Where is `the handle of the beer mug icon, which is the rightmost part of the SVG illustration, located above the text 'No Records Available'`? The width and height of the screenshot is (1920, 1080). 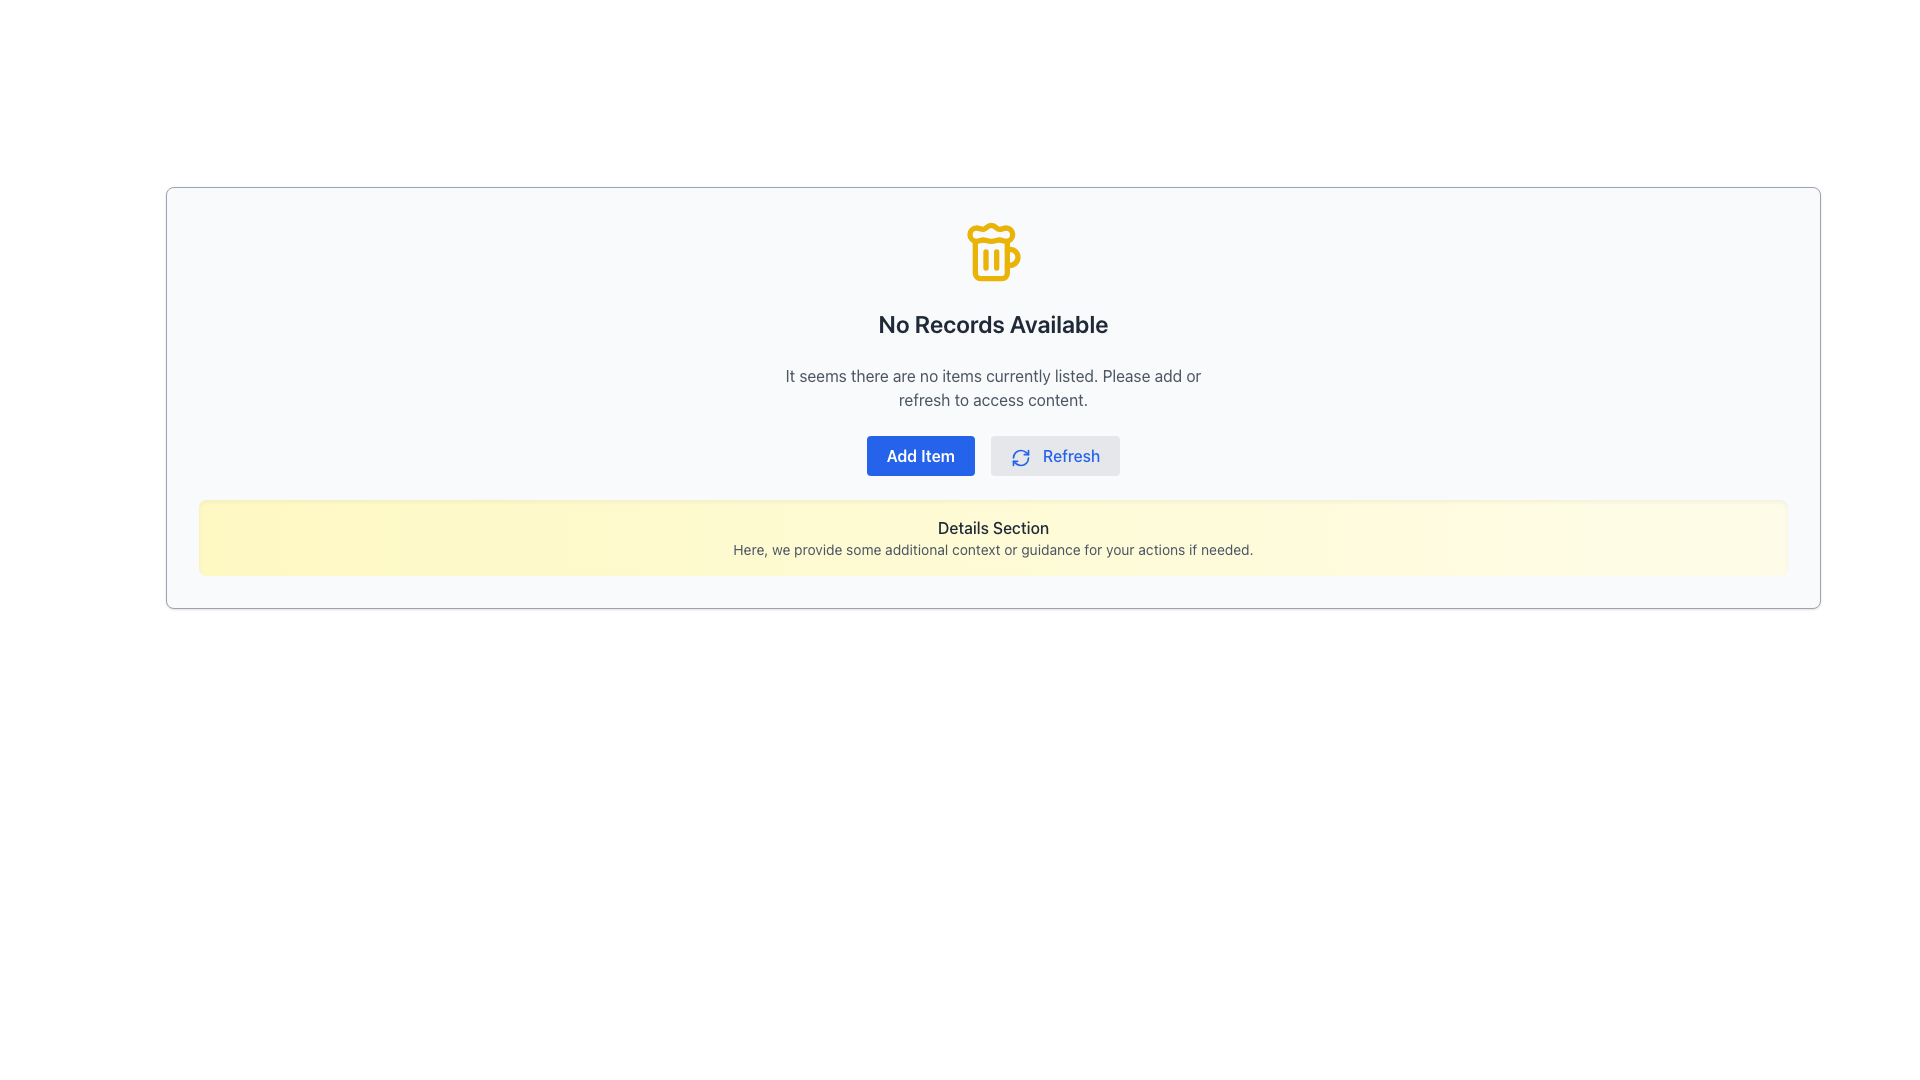
the handle of the beer mug icon, which is the rightmost part of the SVG illustration, located above the text 'No Records Available' is located at coordinates (1012, 256).